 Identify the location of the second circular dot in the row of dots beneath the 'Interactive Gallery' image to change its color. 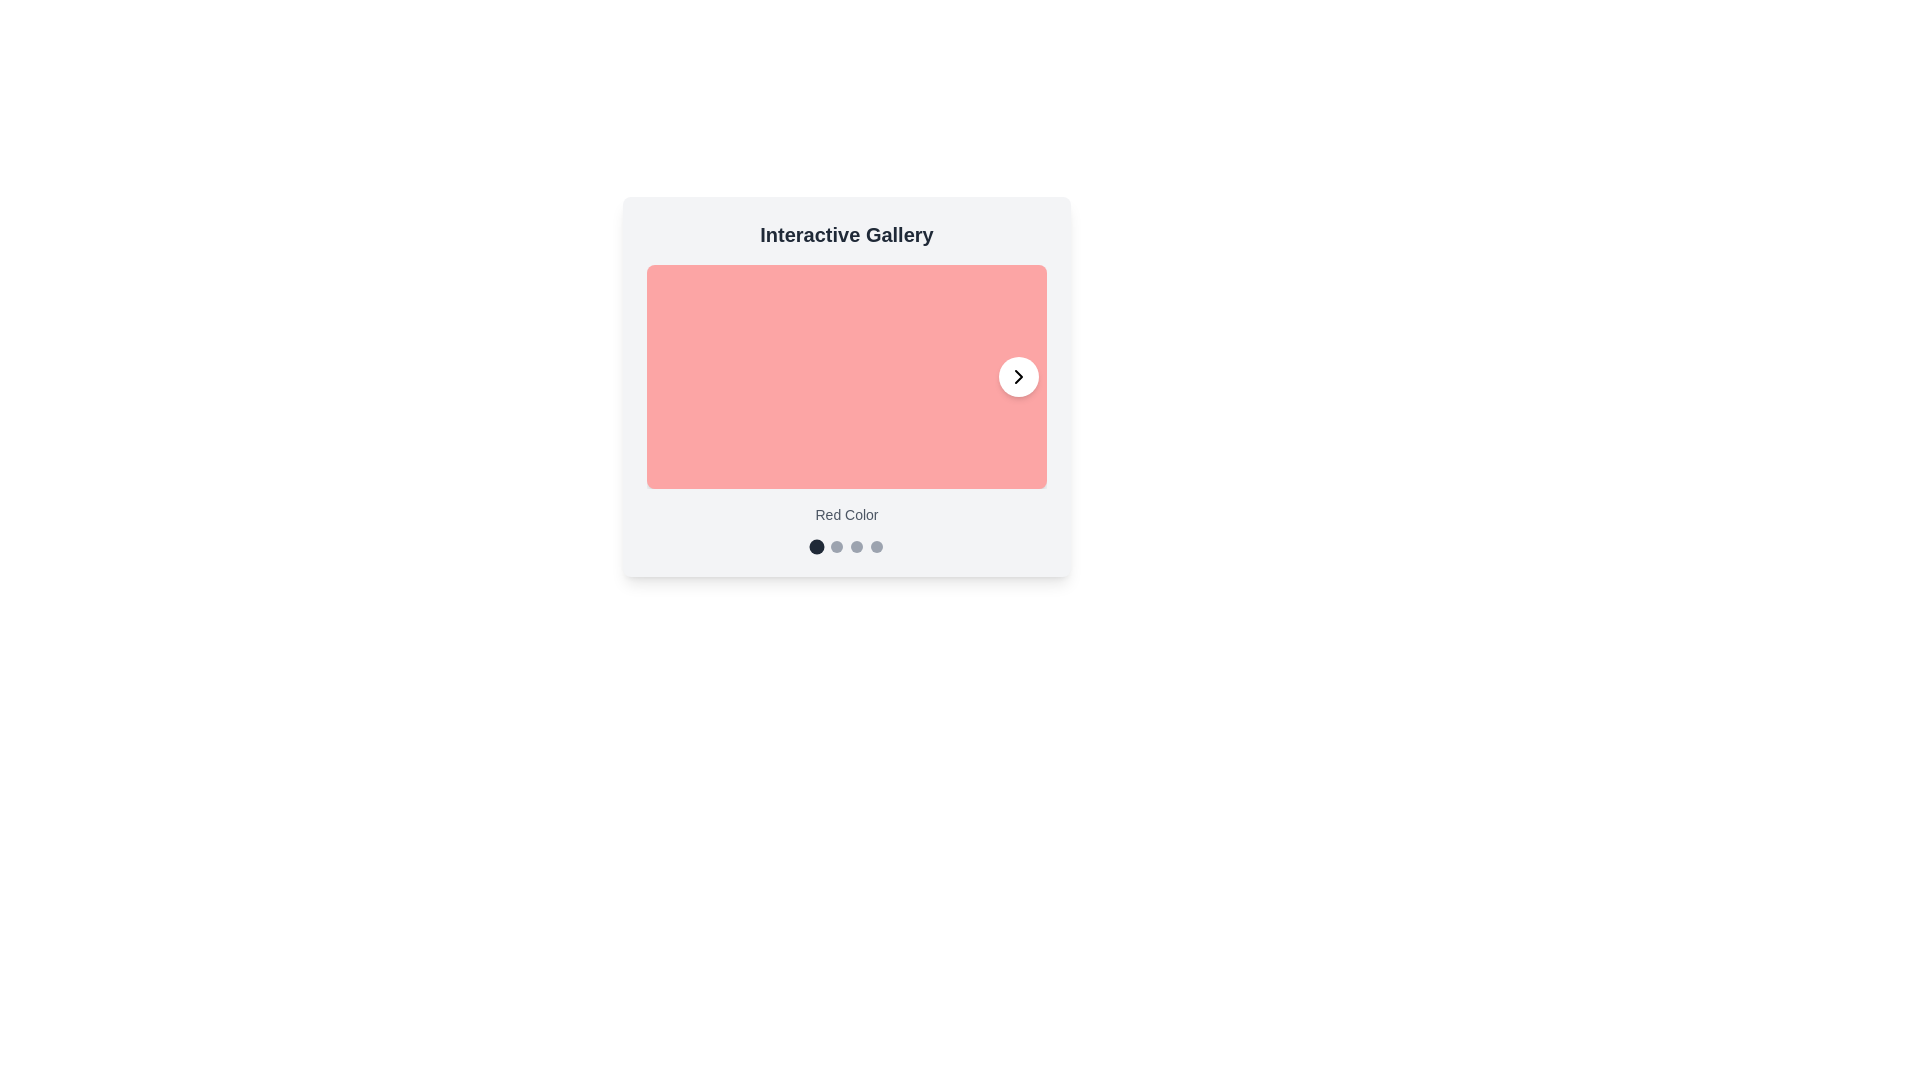
(836, 547).